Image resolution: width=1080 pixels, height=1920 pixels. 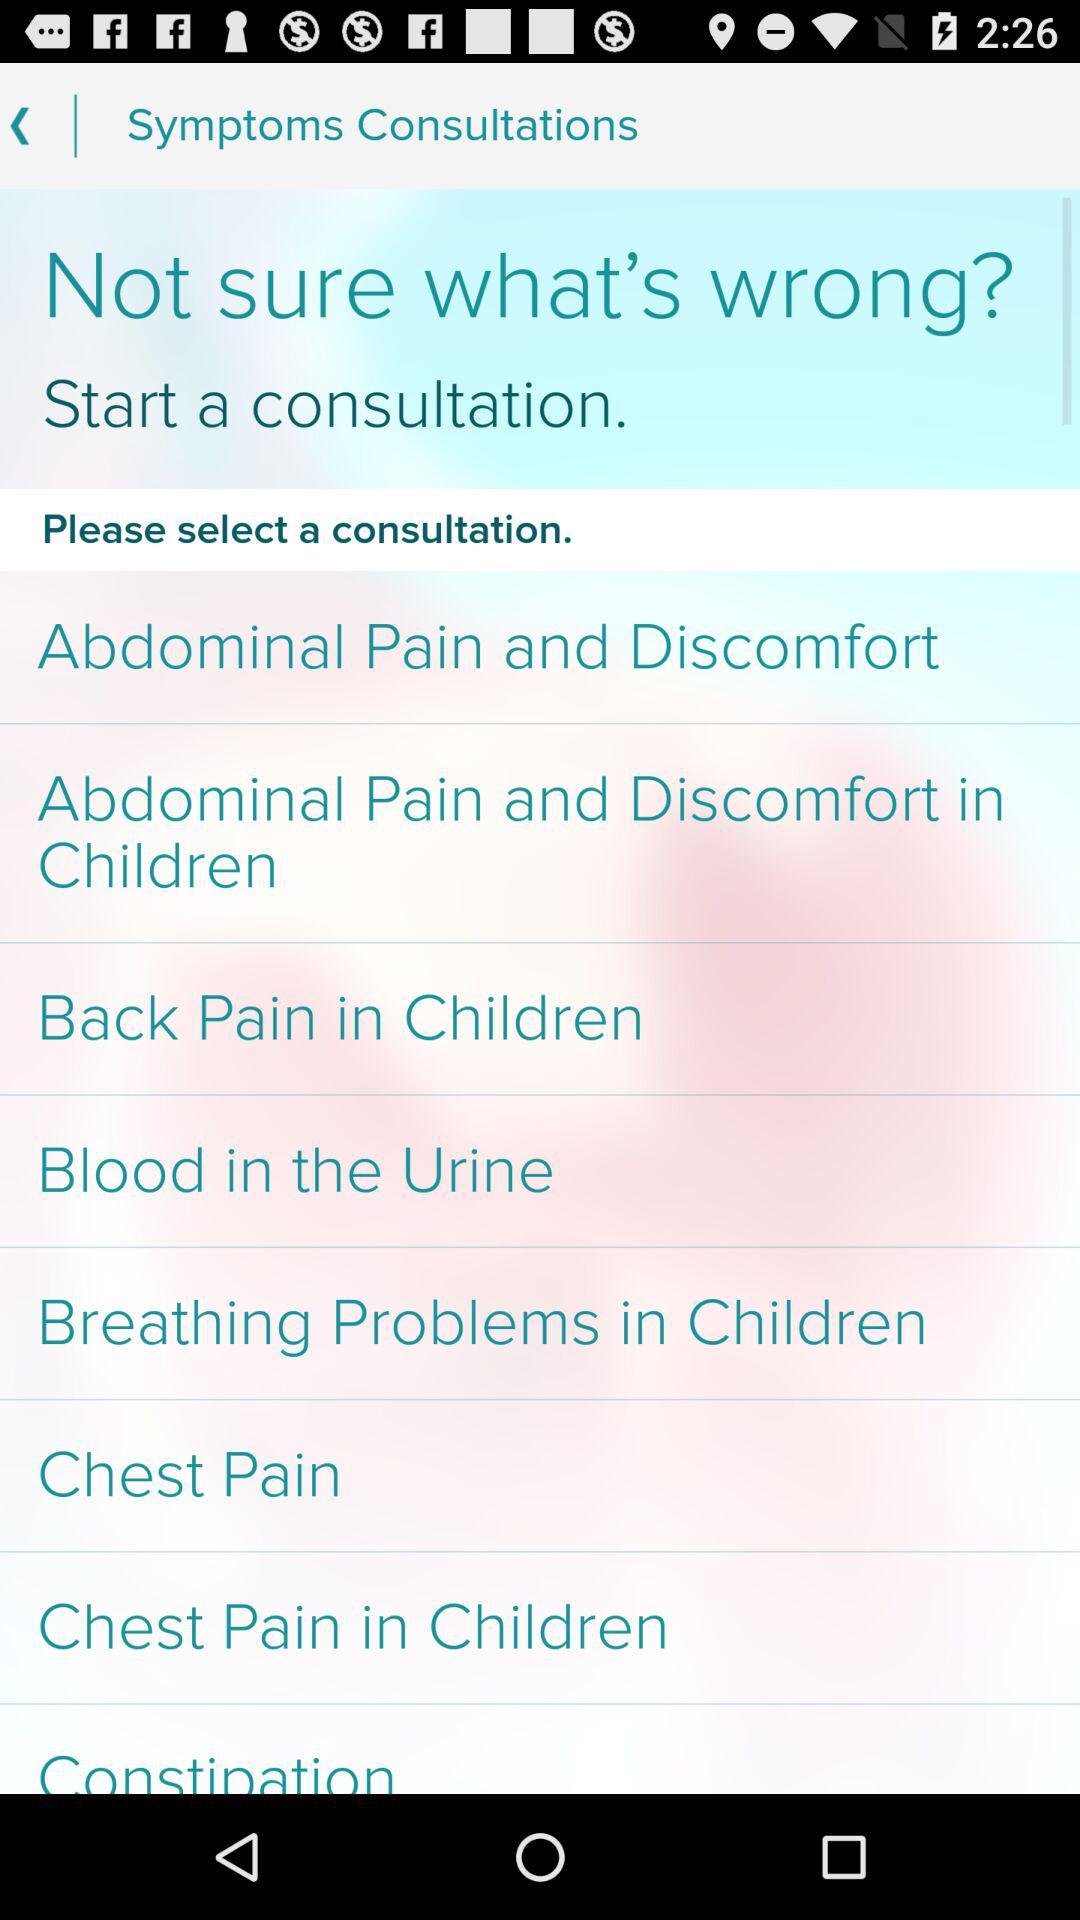 I want to click on app above the chest pain, so click(x=540, y=1323).